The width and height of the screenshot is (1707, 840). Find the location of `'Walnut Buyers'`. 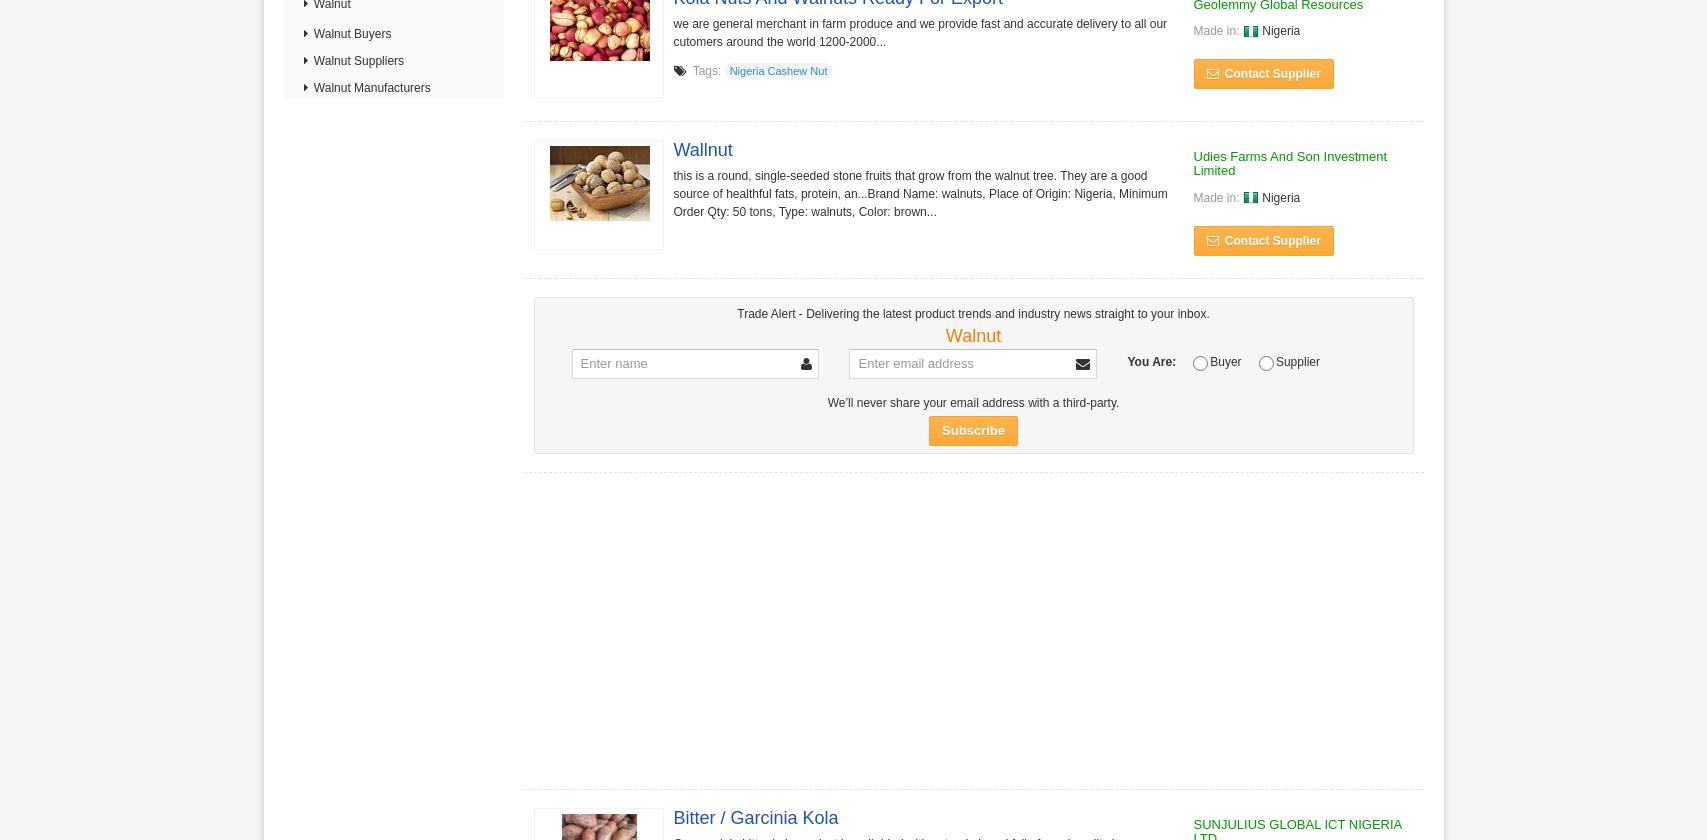

'Walnut Buyers' is located at coordinates (350, 34).